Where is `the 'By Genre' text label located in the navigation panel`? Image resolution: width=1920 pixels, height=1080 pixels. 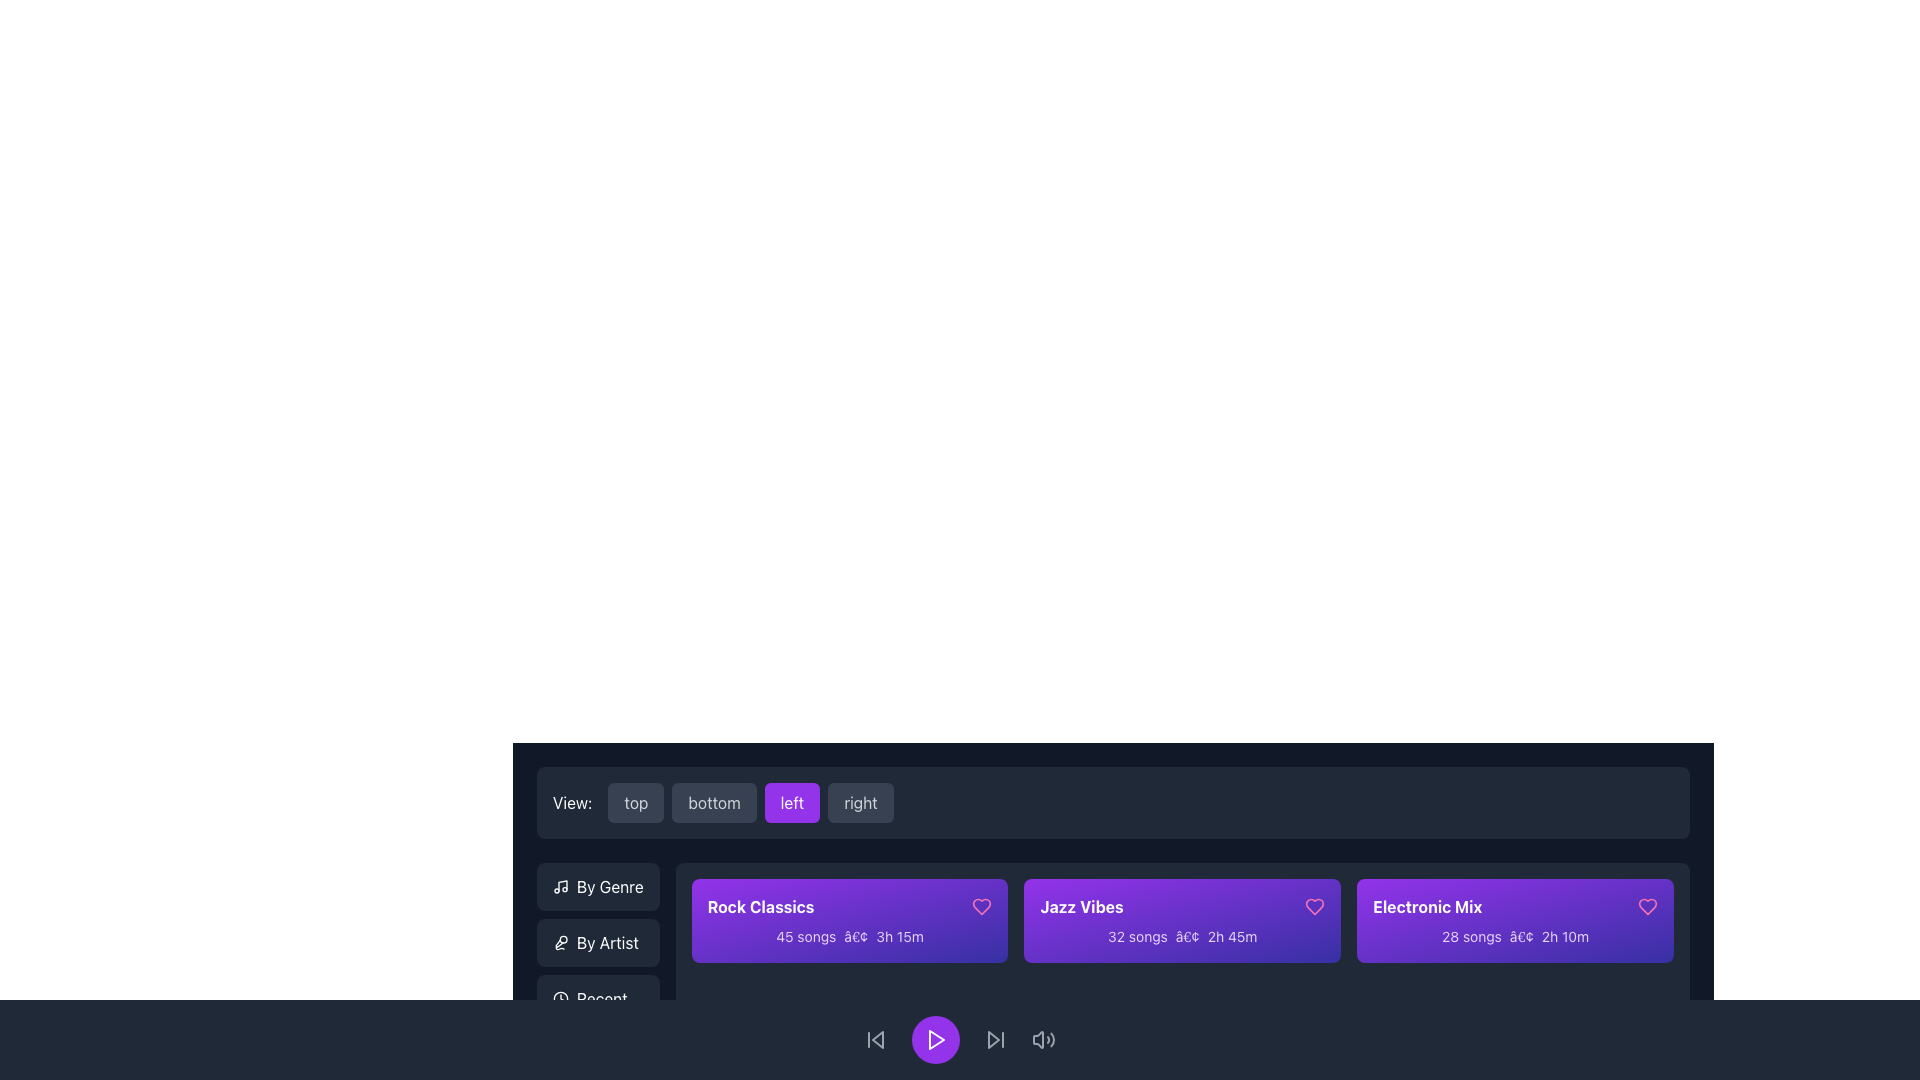
the 'By Genre' text label located in the navigation panel is located at coordinates (609, 886).